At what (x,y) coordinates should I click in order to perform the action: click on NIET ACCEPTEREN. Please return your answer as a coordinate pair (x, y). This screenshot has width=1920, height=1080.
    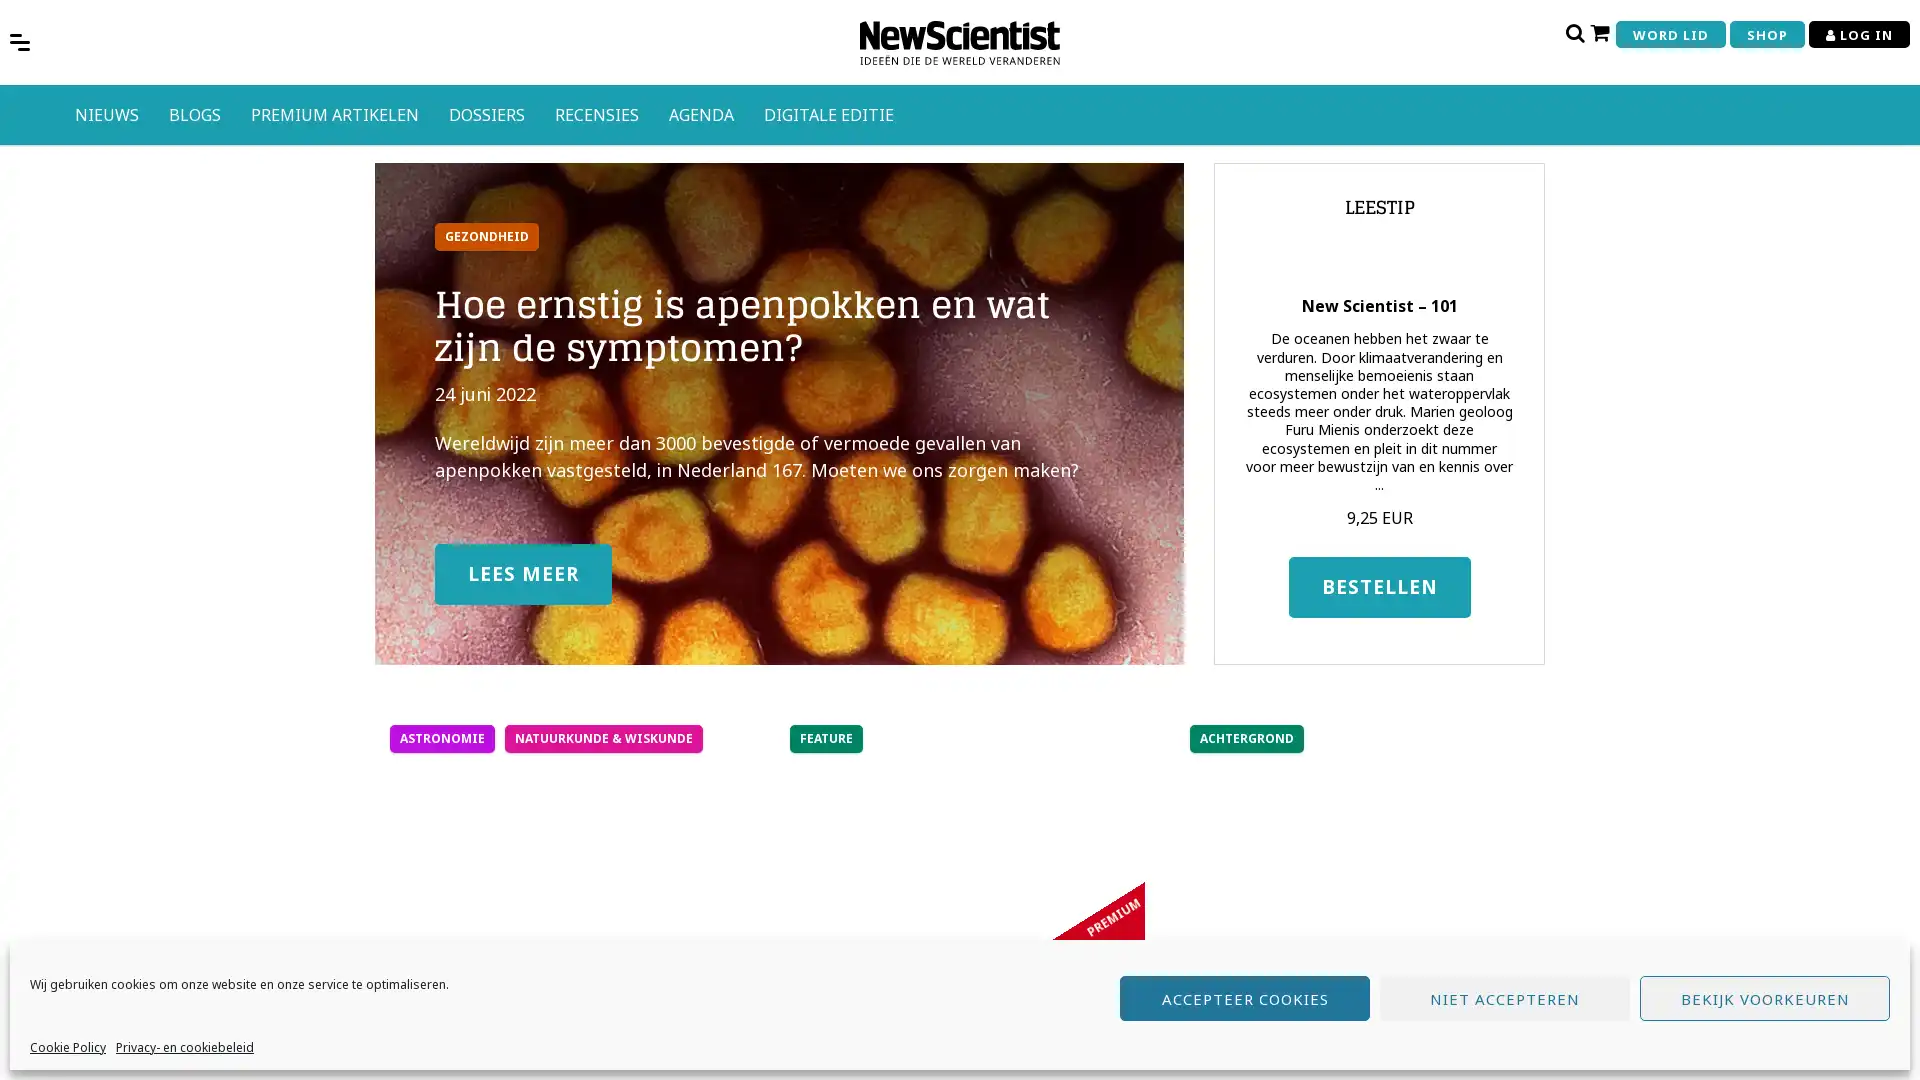
    Looking at the image, I should click on (1505, 998).